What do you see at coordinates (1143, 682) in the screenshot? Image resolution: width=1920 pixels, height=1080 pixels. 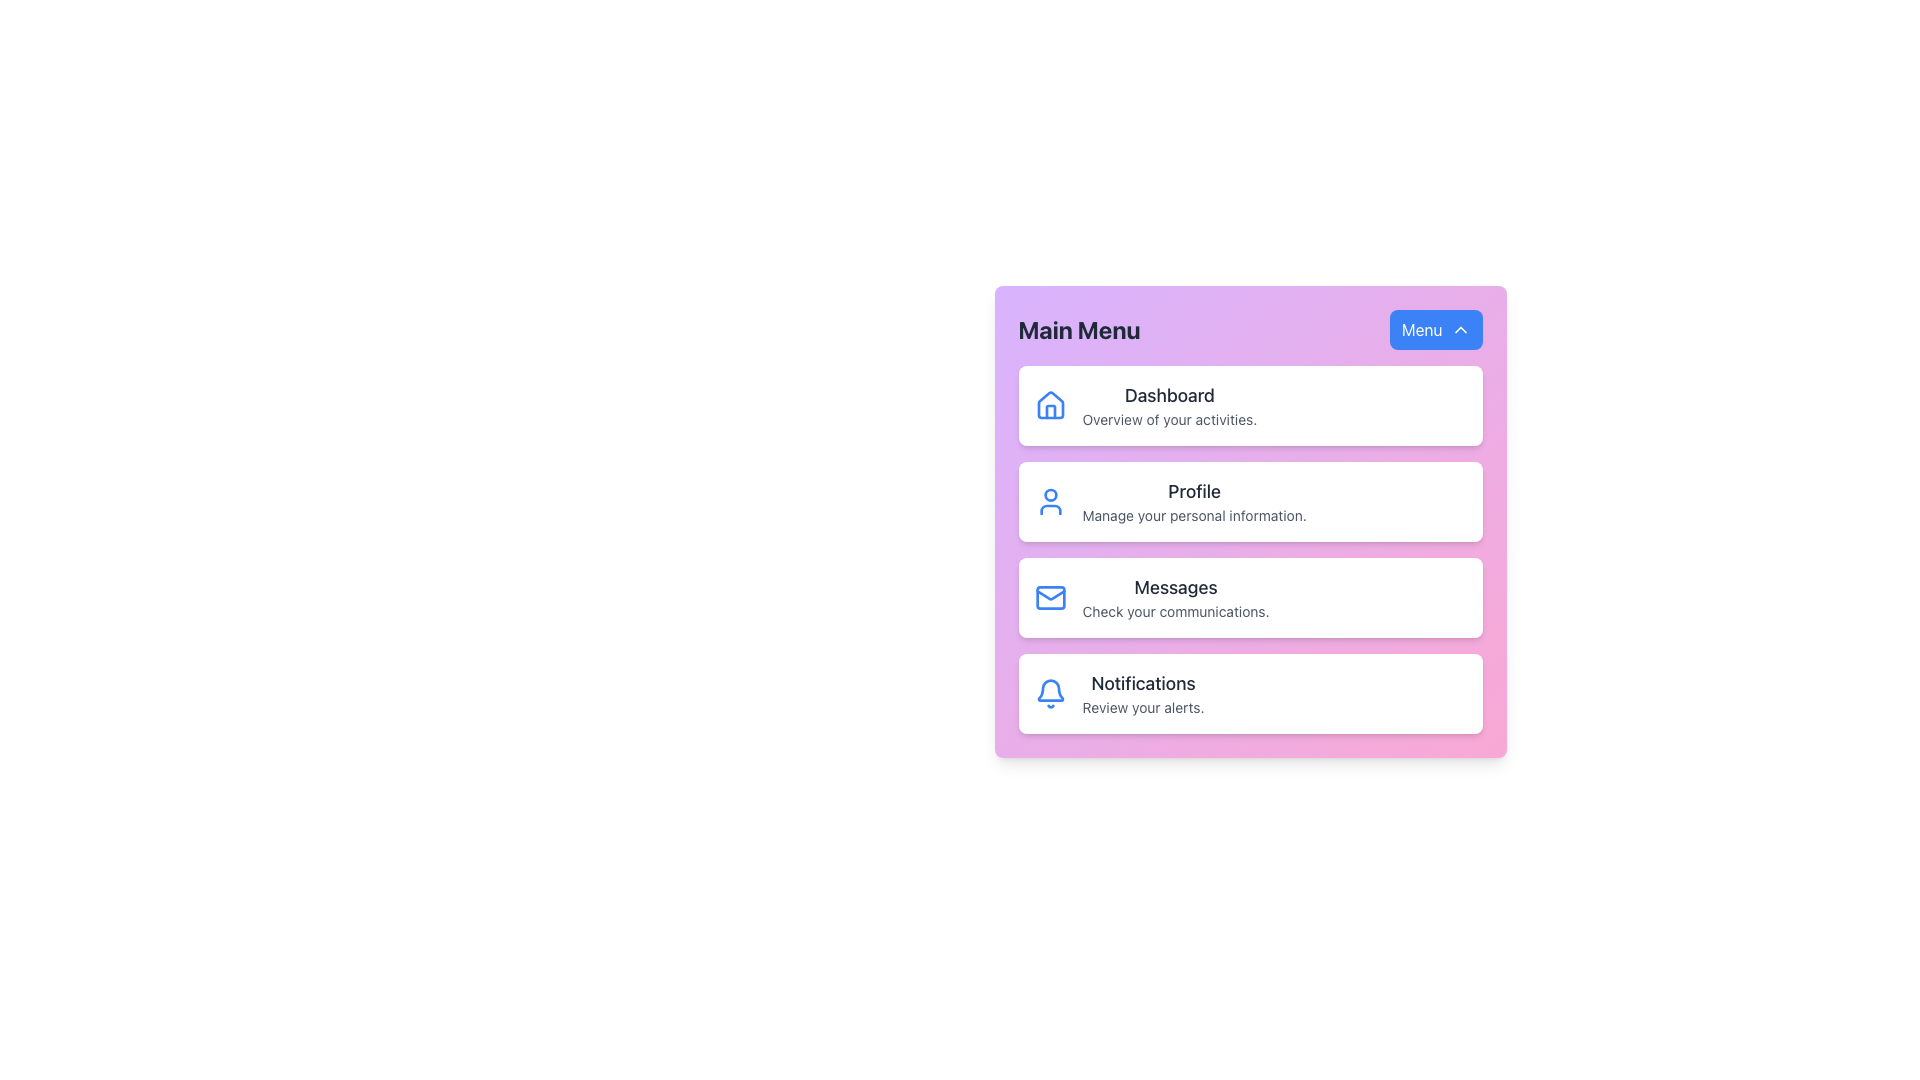 I see `the static text label 'Notifications' which serves as the title of the Notifications section, located beneath 'Messages' in the Main Menu interface` at bounding box center [1143, 682].